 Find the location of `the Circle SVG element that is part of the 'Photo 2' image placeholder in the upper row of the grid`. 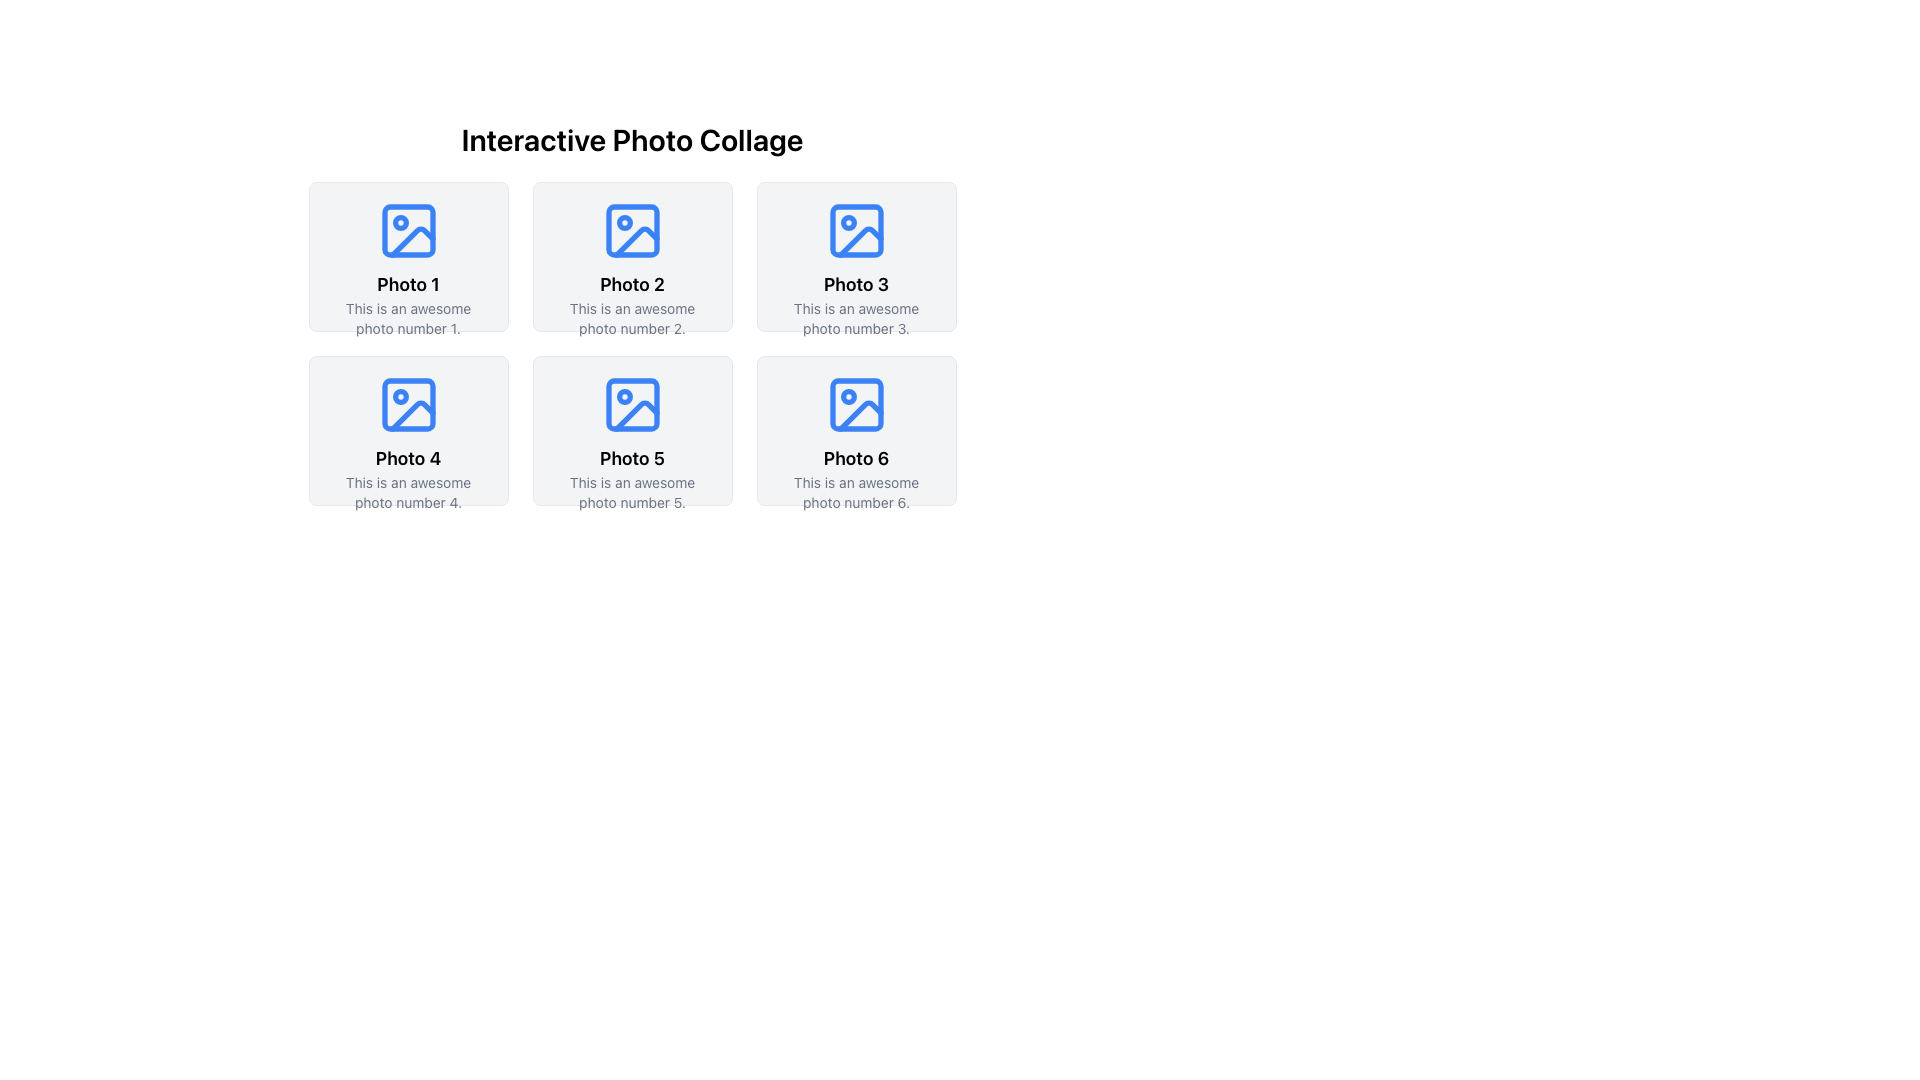

the Circle SVG element that is part of the 'Photo 2' image placeholder in the upper row of the grid is located at coordinates (623, 223).